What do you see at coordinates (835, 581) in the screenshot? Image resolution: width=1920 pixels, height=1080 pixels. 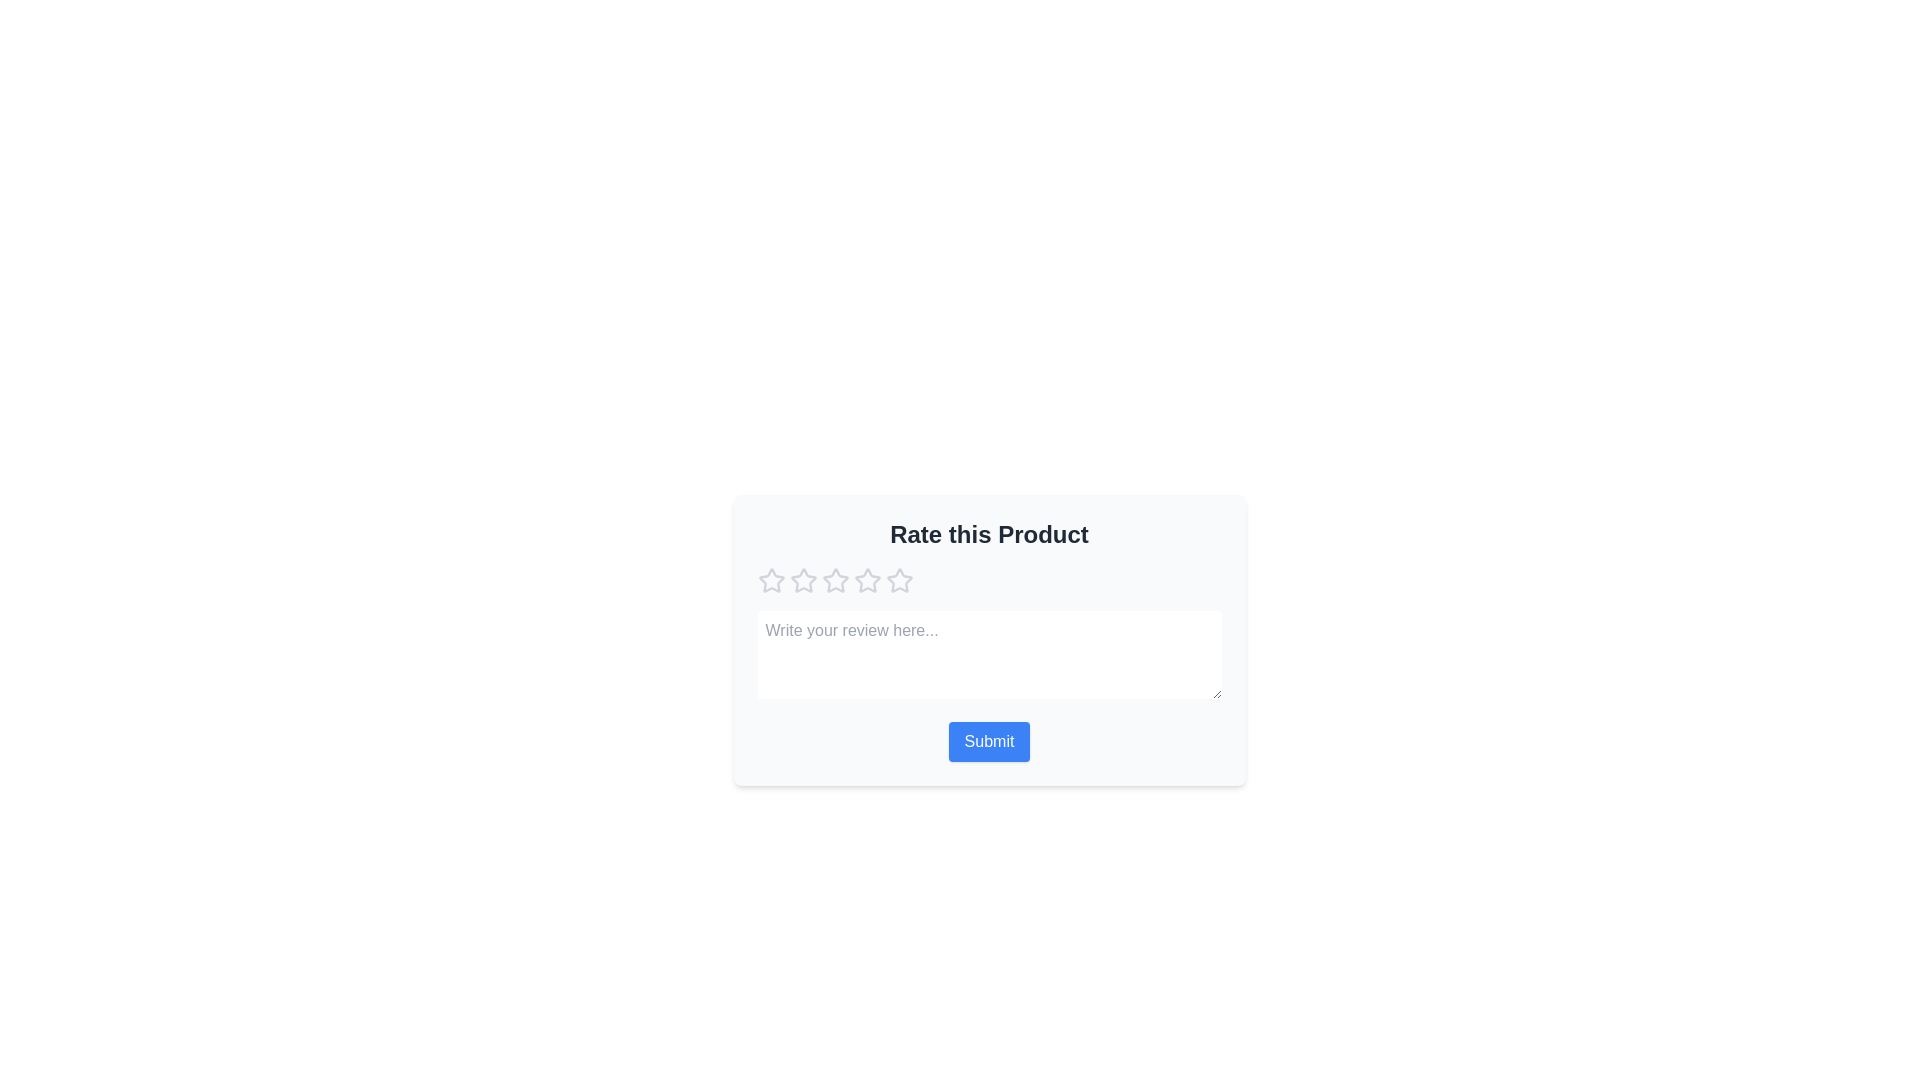 I see `the star corresponding to 3 to preview the rating` at bounding box center [835, 581].